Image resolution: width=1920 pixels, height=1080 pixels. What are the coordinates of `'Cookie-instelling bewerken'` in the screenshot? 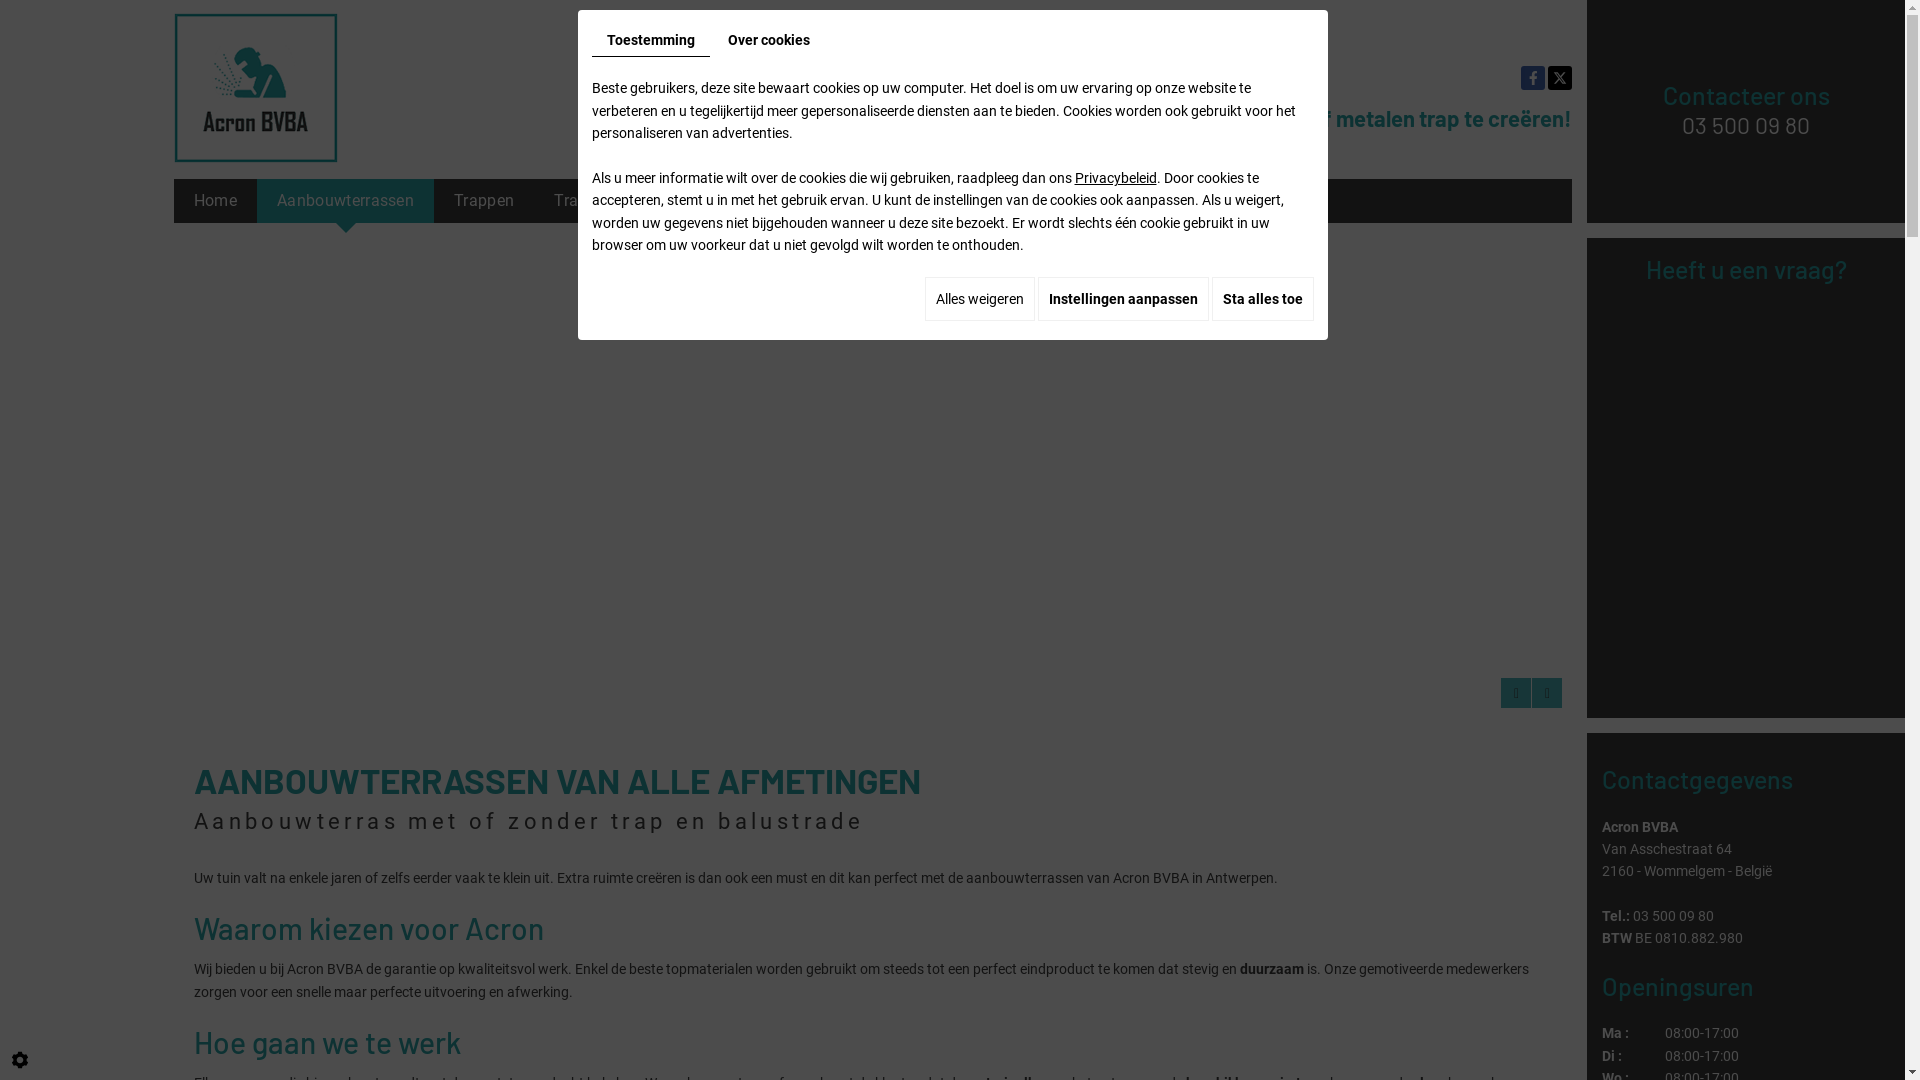 It's located at (19, 1059).